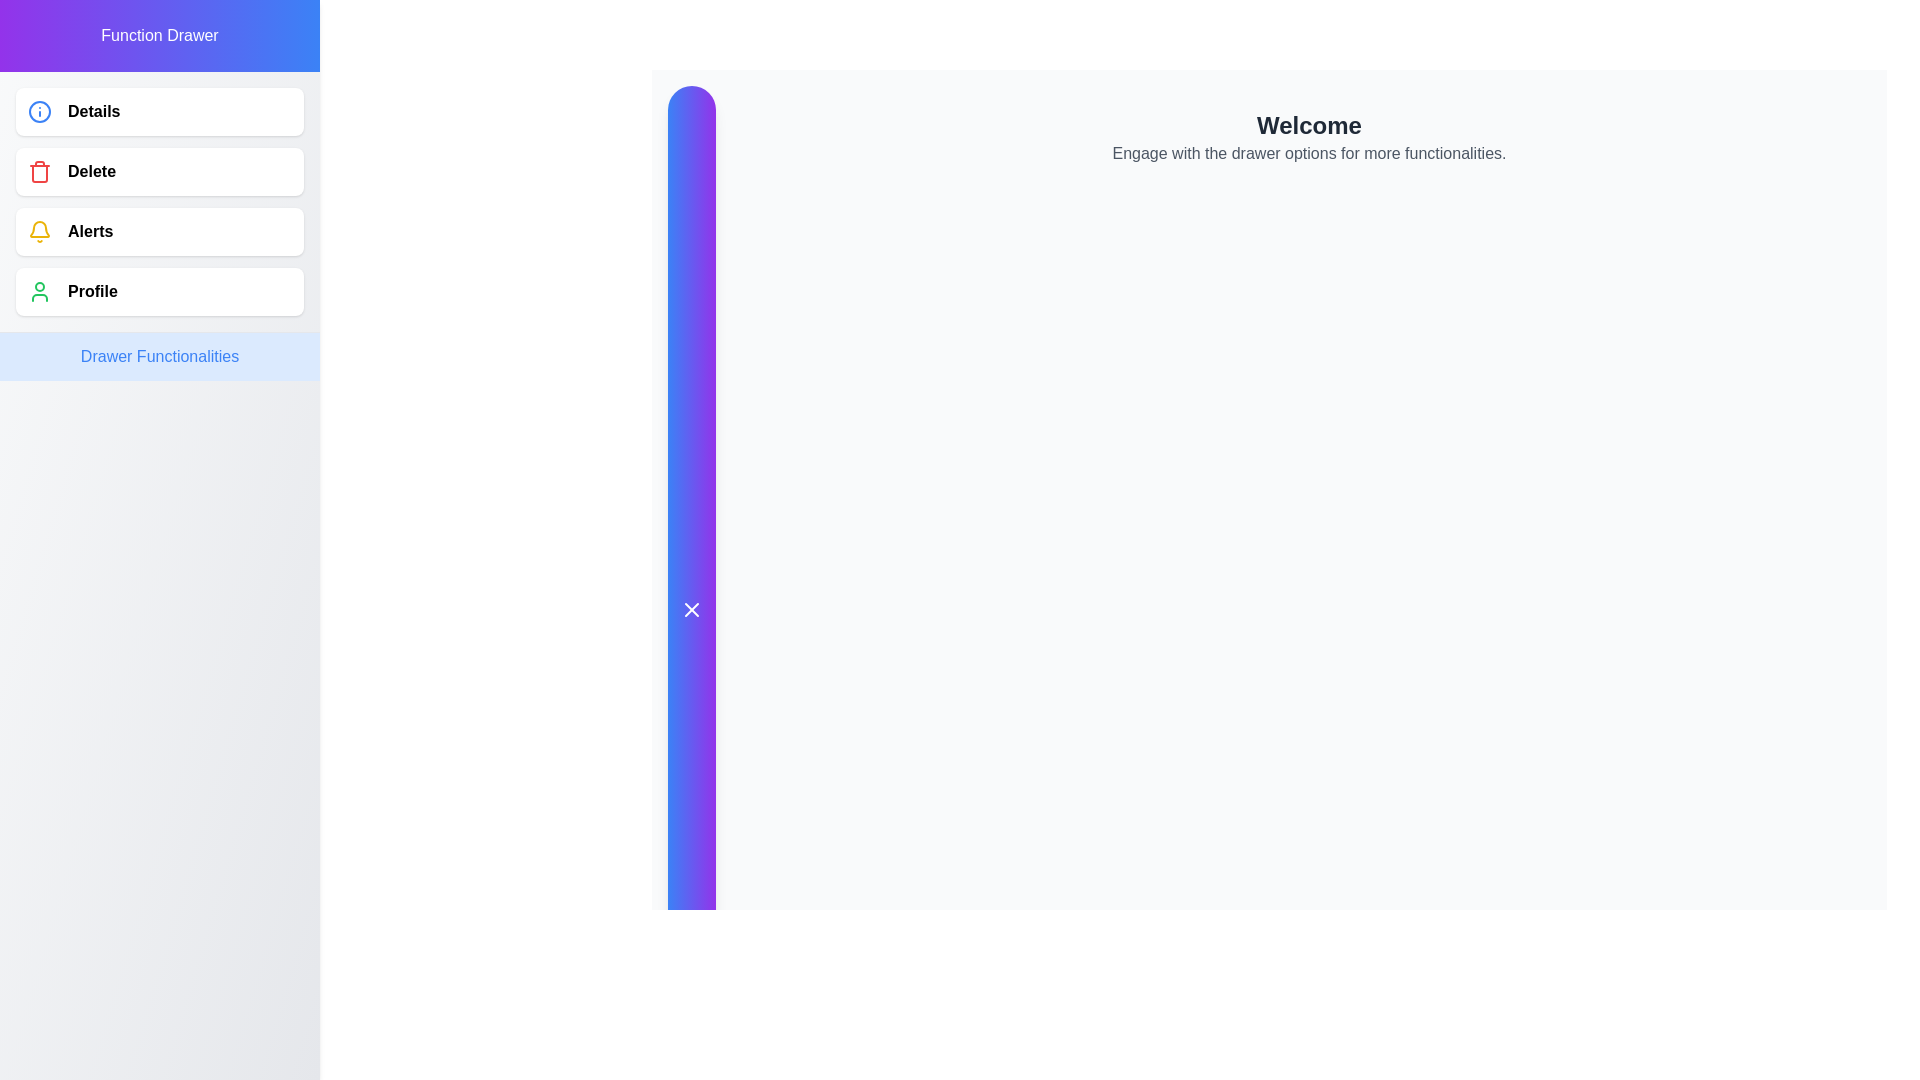  What do you see at coordinates (1309, 126) in the screenshot?
I see `bold, large-font heading text 'Welcome' displayed at the top-center of the interface` at bounding box center [1309, 126].